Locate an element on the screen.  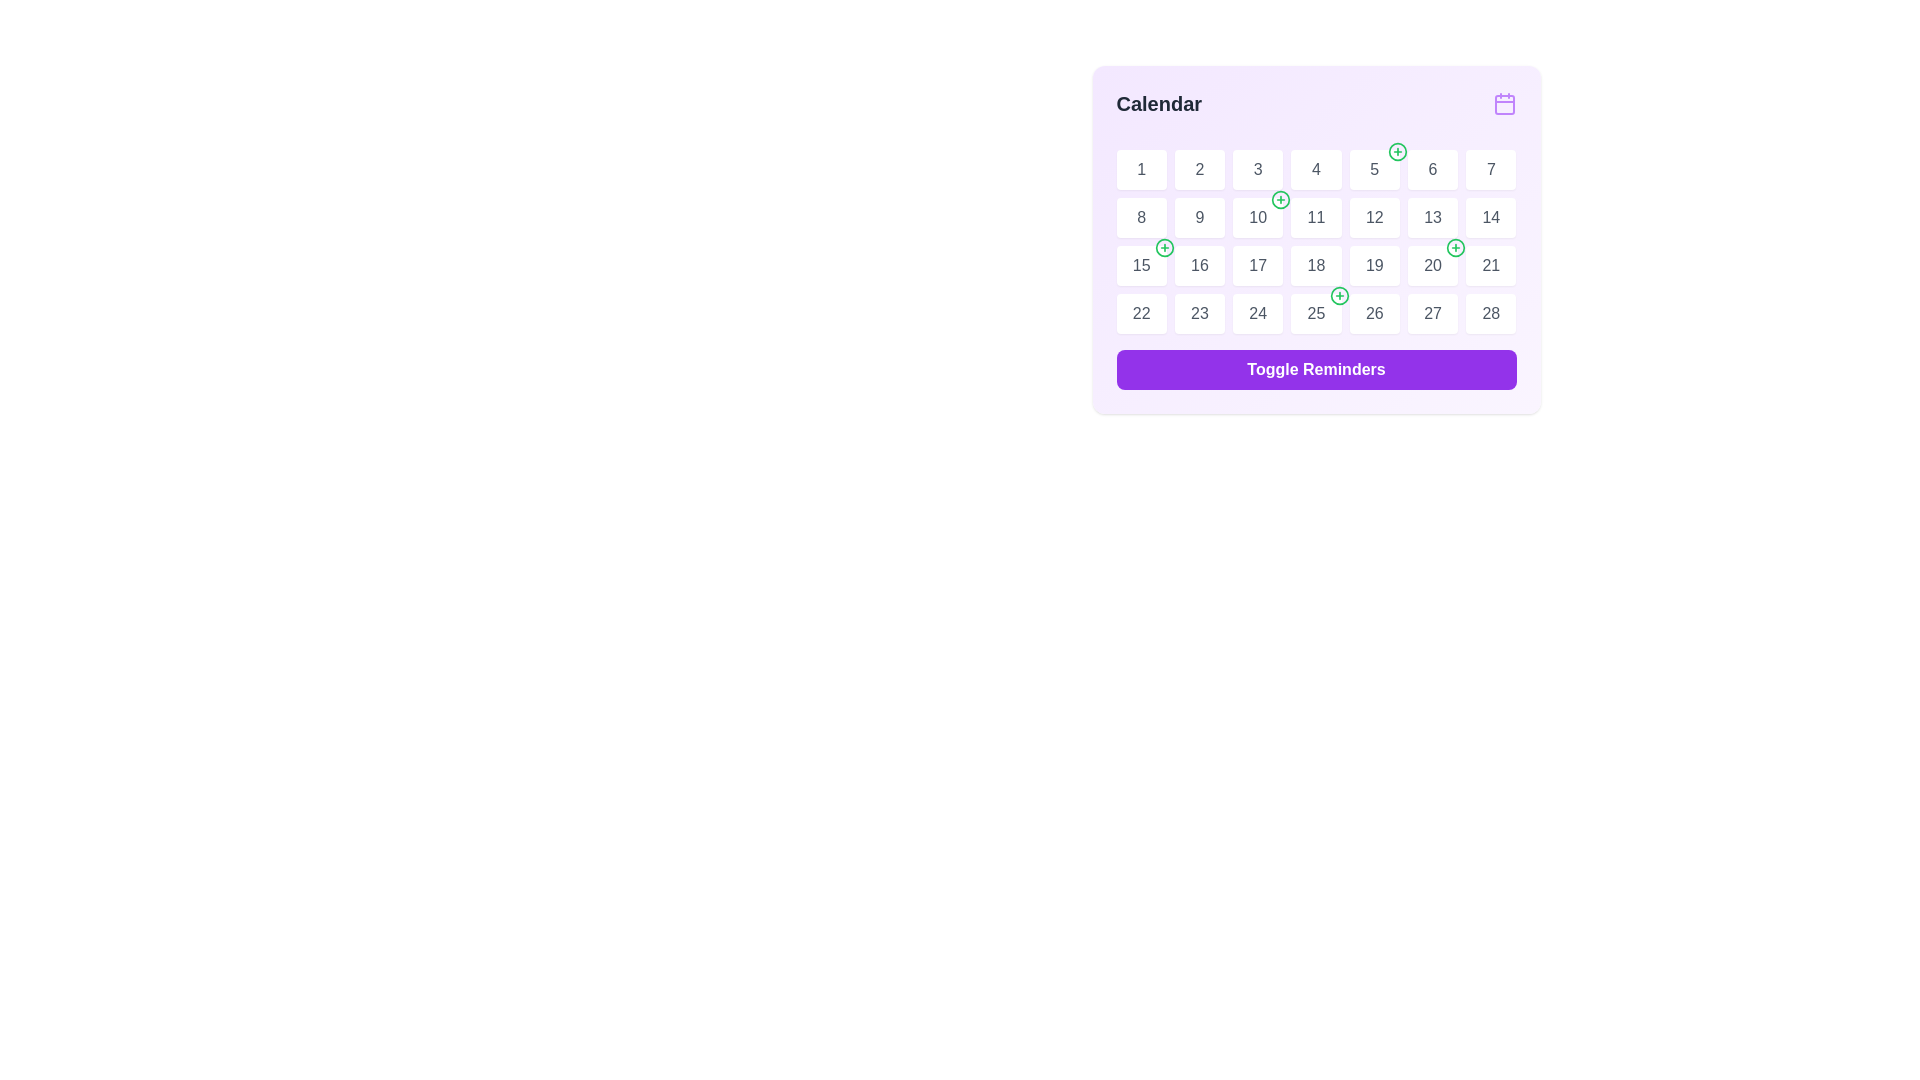
the interactive visual circle at the 10th position in the calendar grid, which is used to indicate a feature or state for adding an event or reminder is located at coordinates (1164, 246).